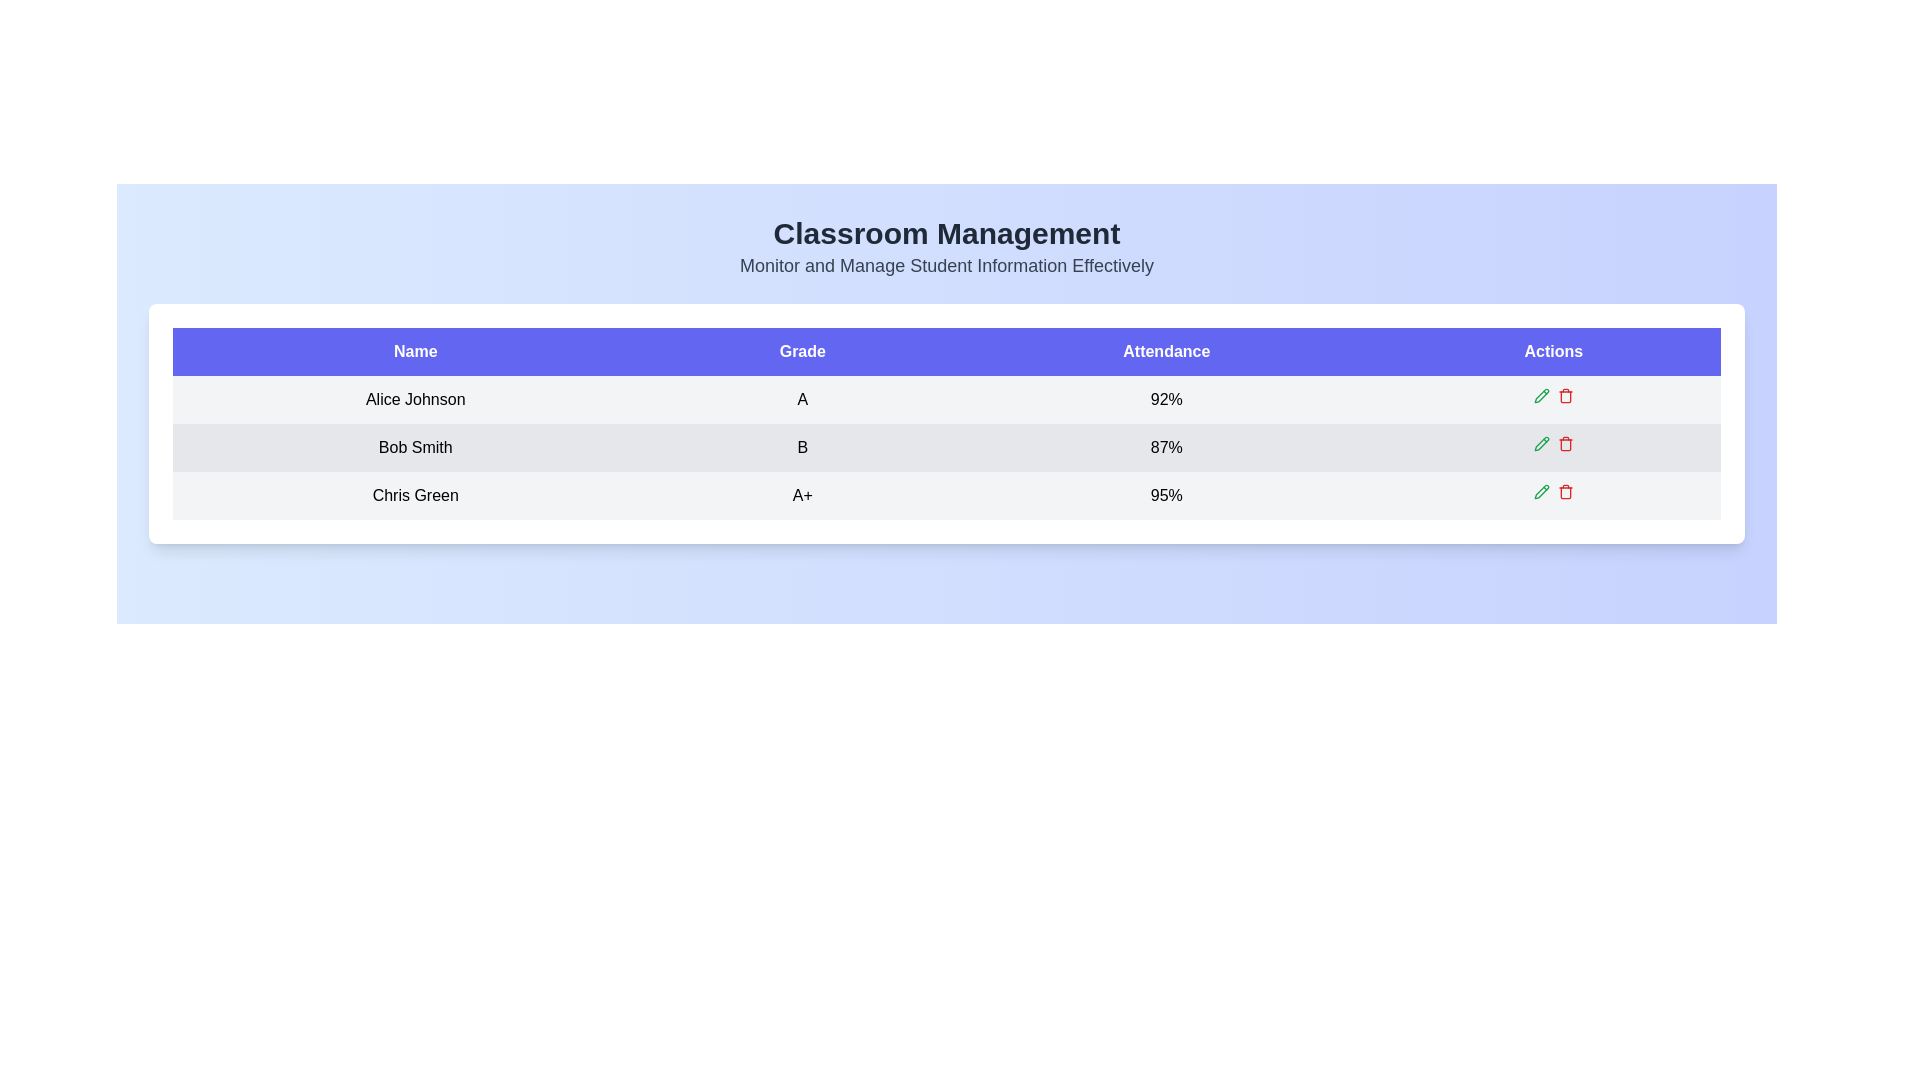 This screenshot has height=1080, width=1920. Describe the element at coordinates (802, 446) in the screenshot. I see `the grade text element for student 'Bob Smith', which is located in the middle cell of the second row under the 'Grade' column` at that location.